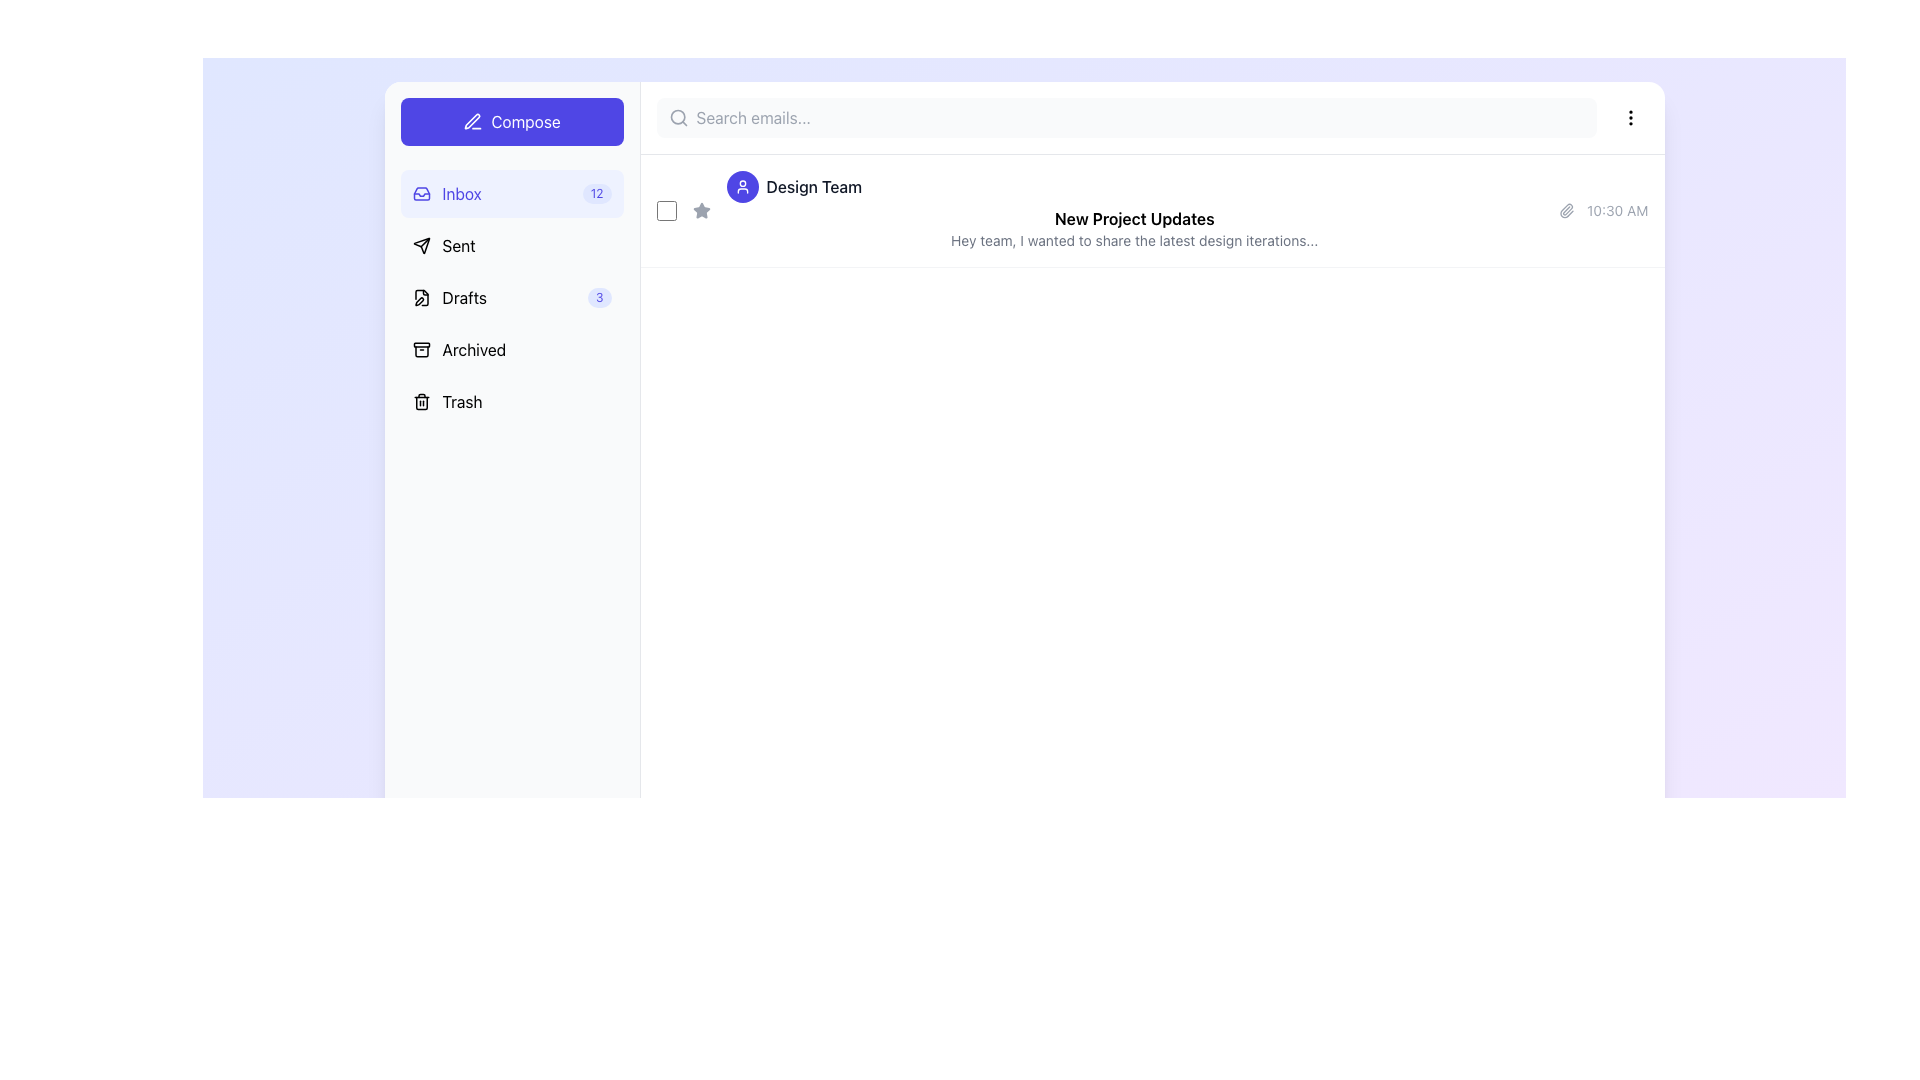 Image resolution: width=1920 pixels, height=1080 pixels. Describe the element at coordinates (420, 349) in the screenshot. I see `the outlined archive icon located in the left-hand navigation menu adjacent to the label 'Archived' to interact or navigate` at that location.